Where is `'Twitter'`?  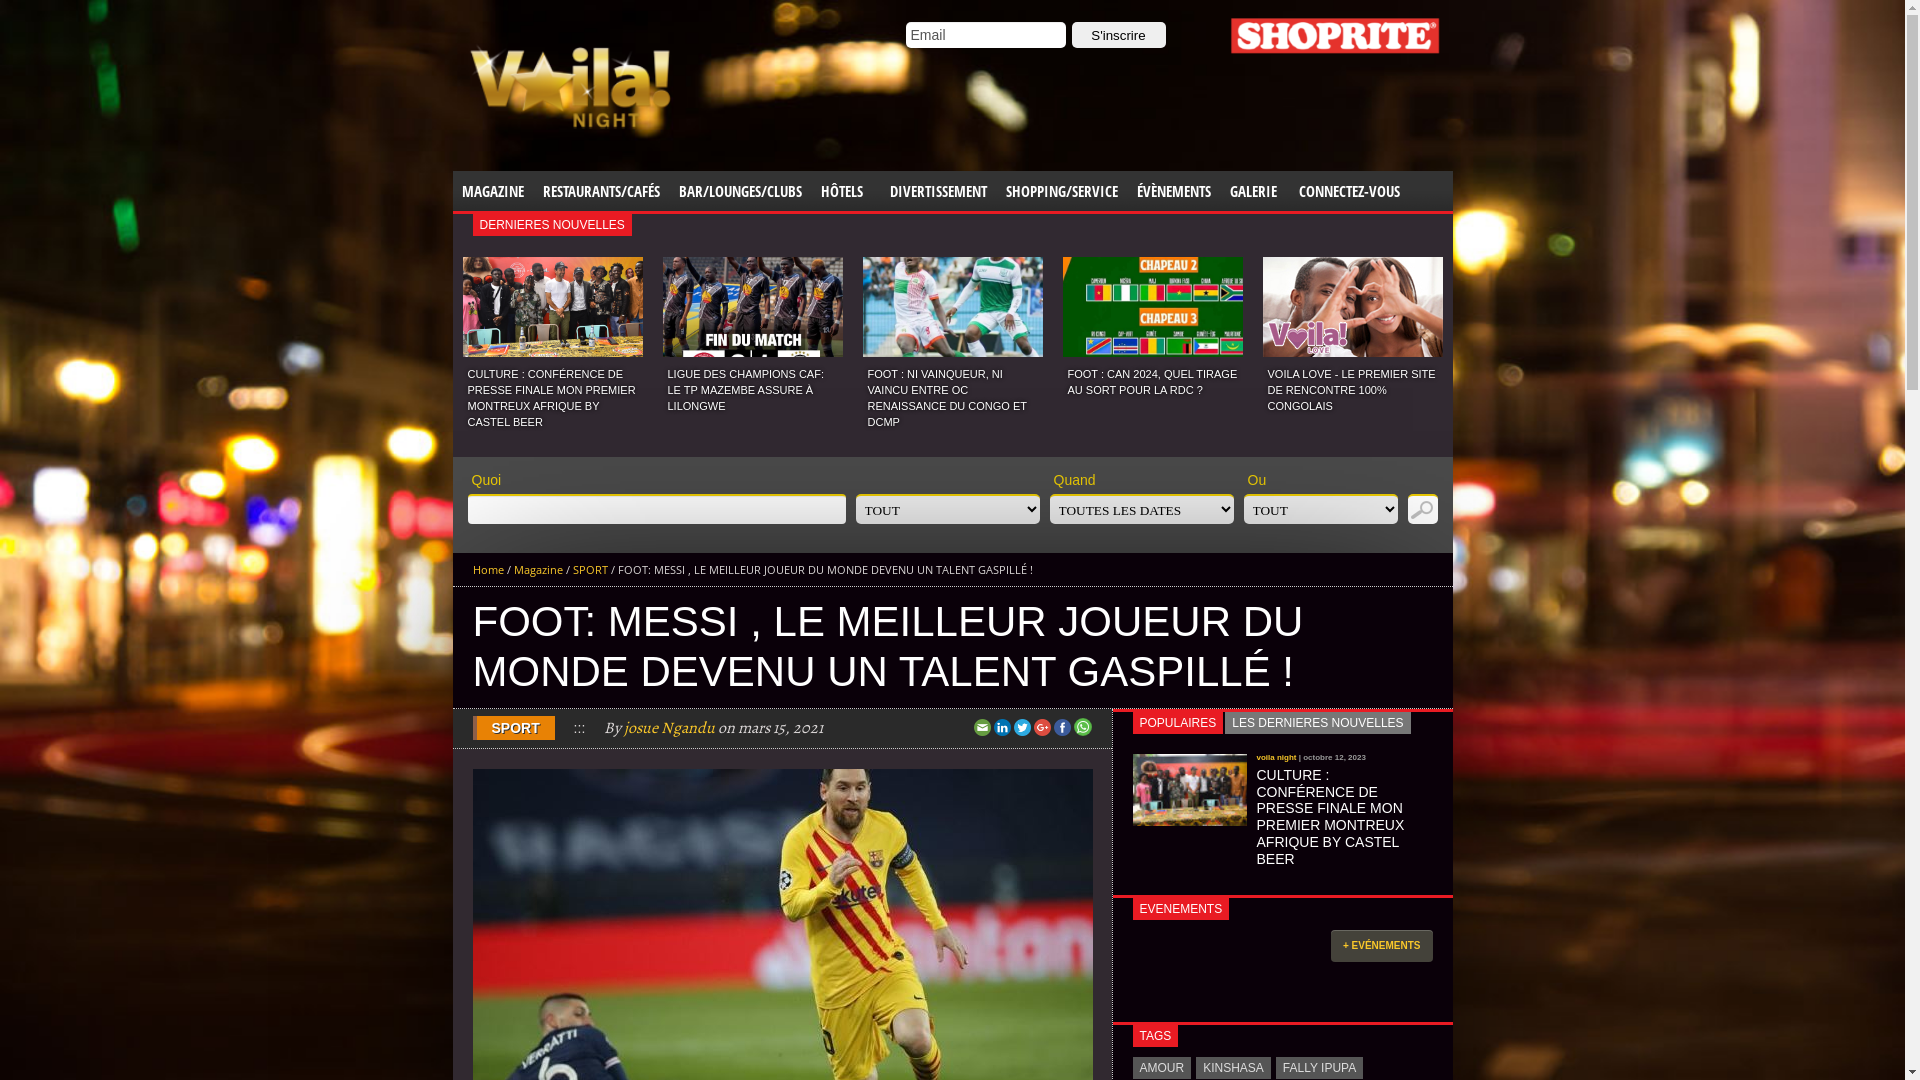
'Twitter' is located at coordinates (1013, 727).